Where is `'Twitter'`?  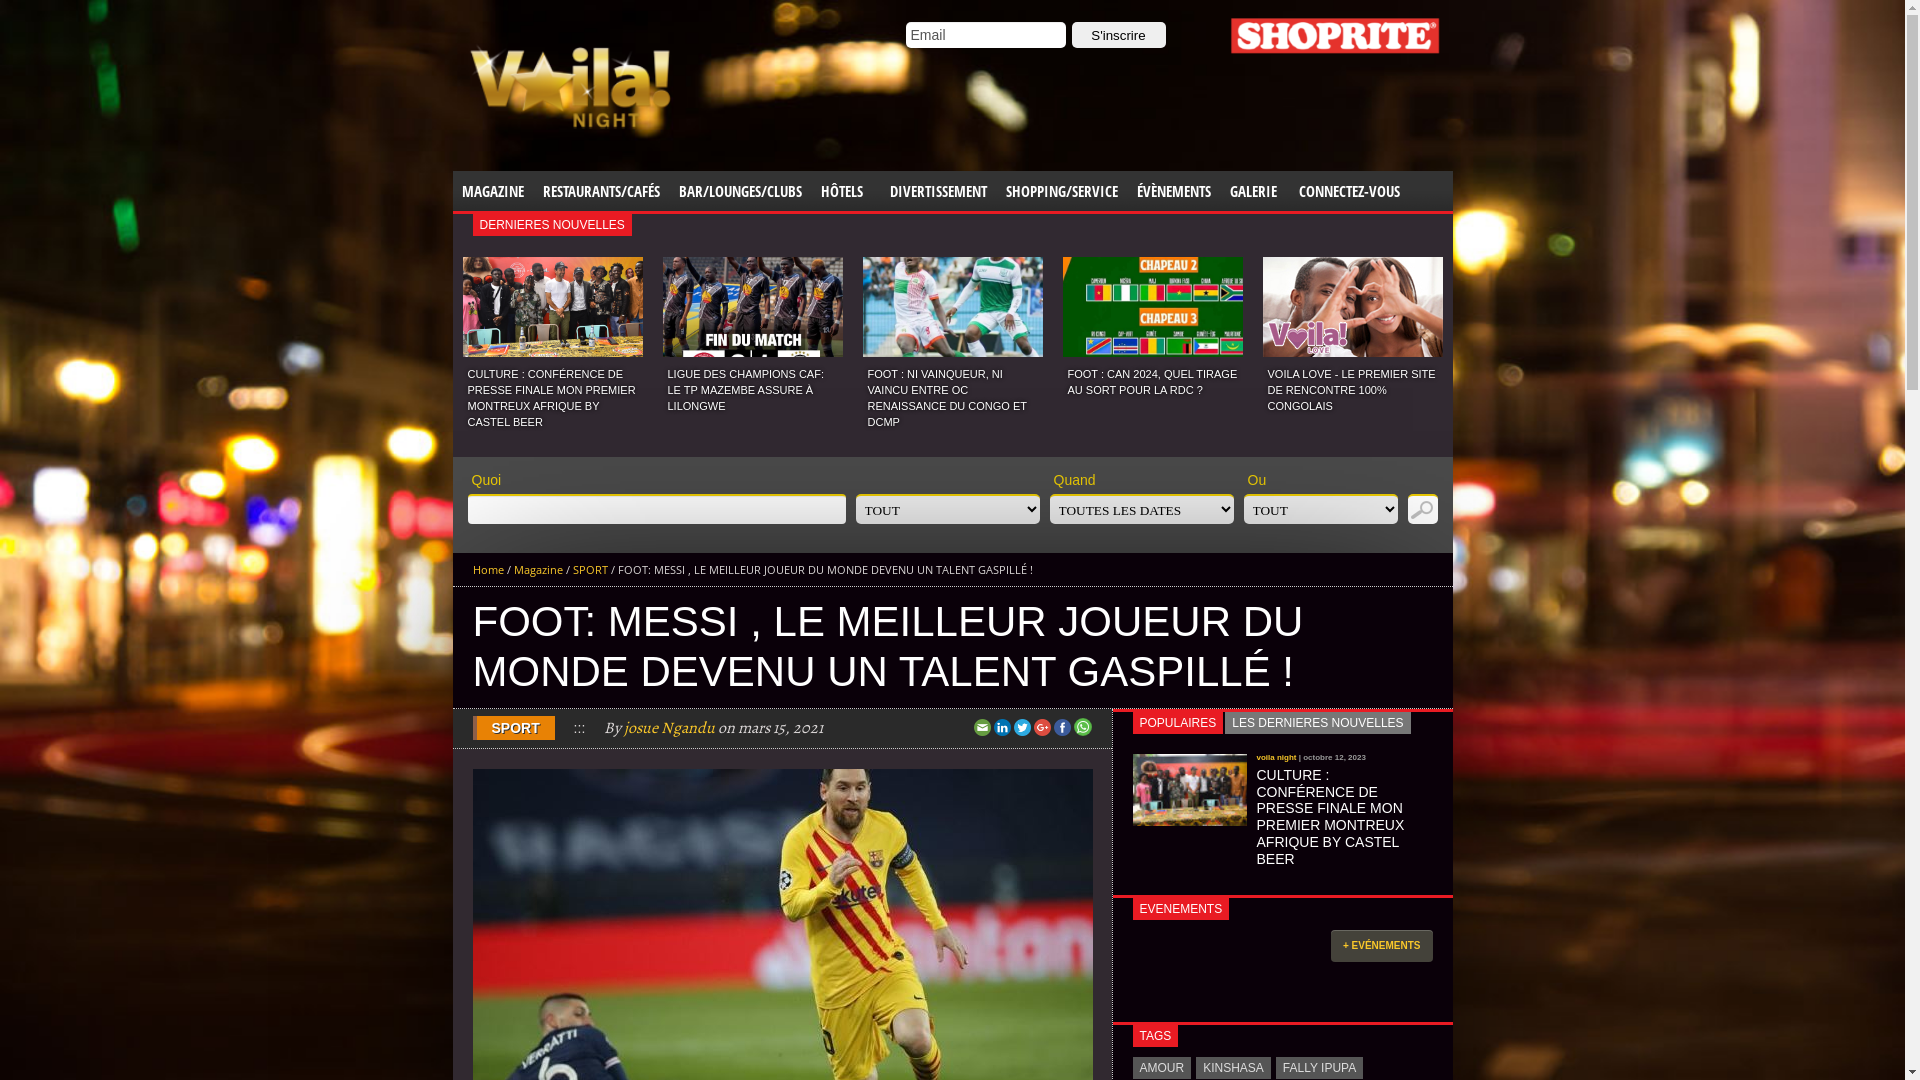
'Twitter' is located at coordinates (1013, 727).